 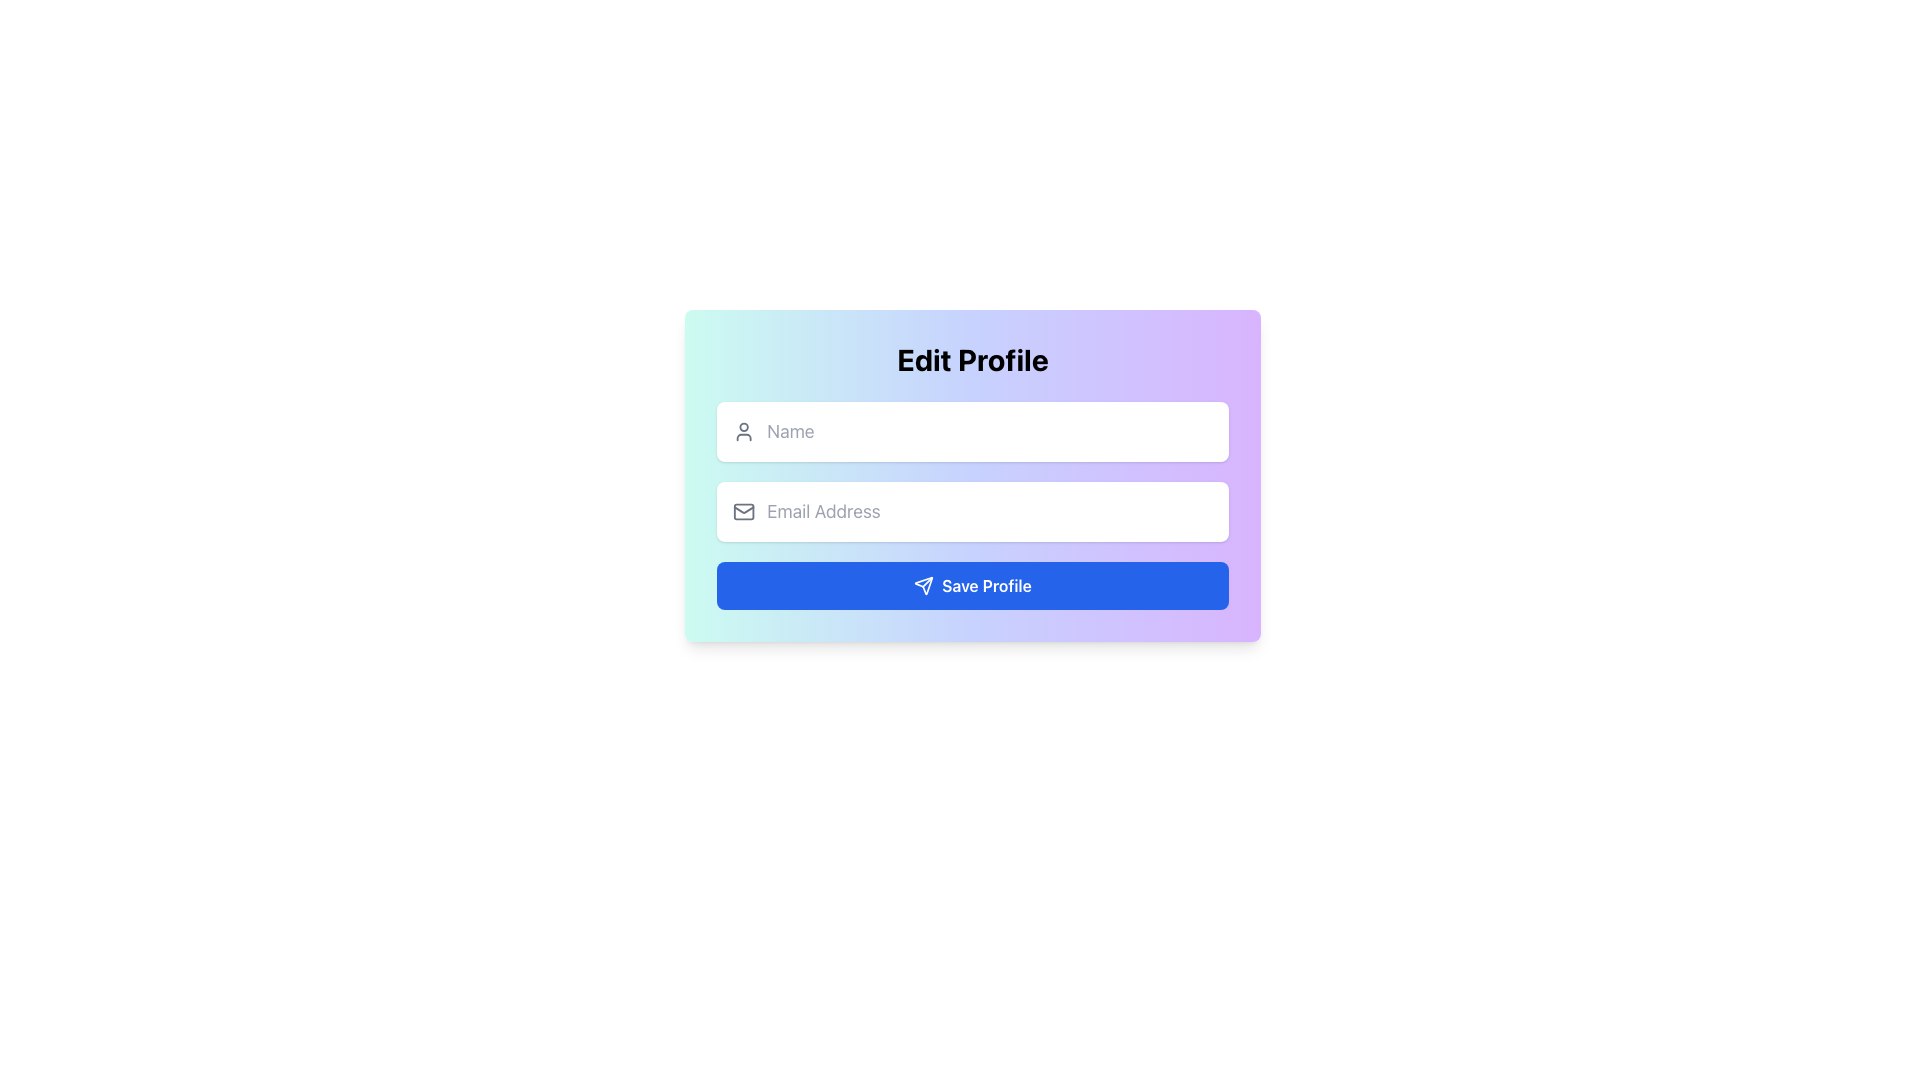 What do you see at coordinates (743, 511) in the screenshot?
I see `the envelope-shaped icon with a gray outline, located to the left of the 'Email Address' input field in the 'Edit Profile' section of the form` at bounding box center [743, 511].